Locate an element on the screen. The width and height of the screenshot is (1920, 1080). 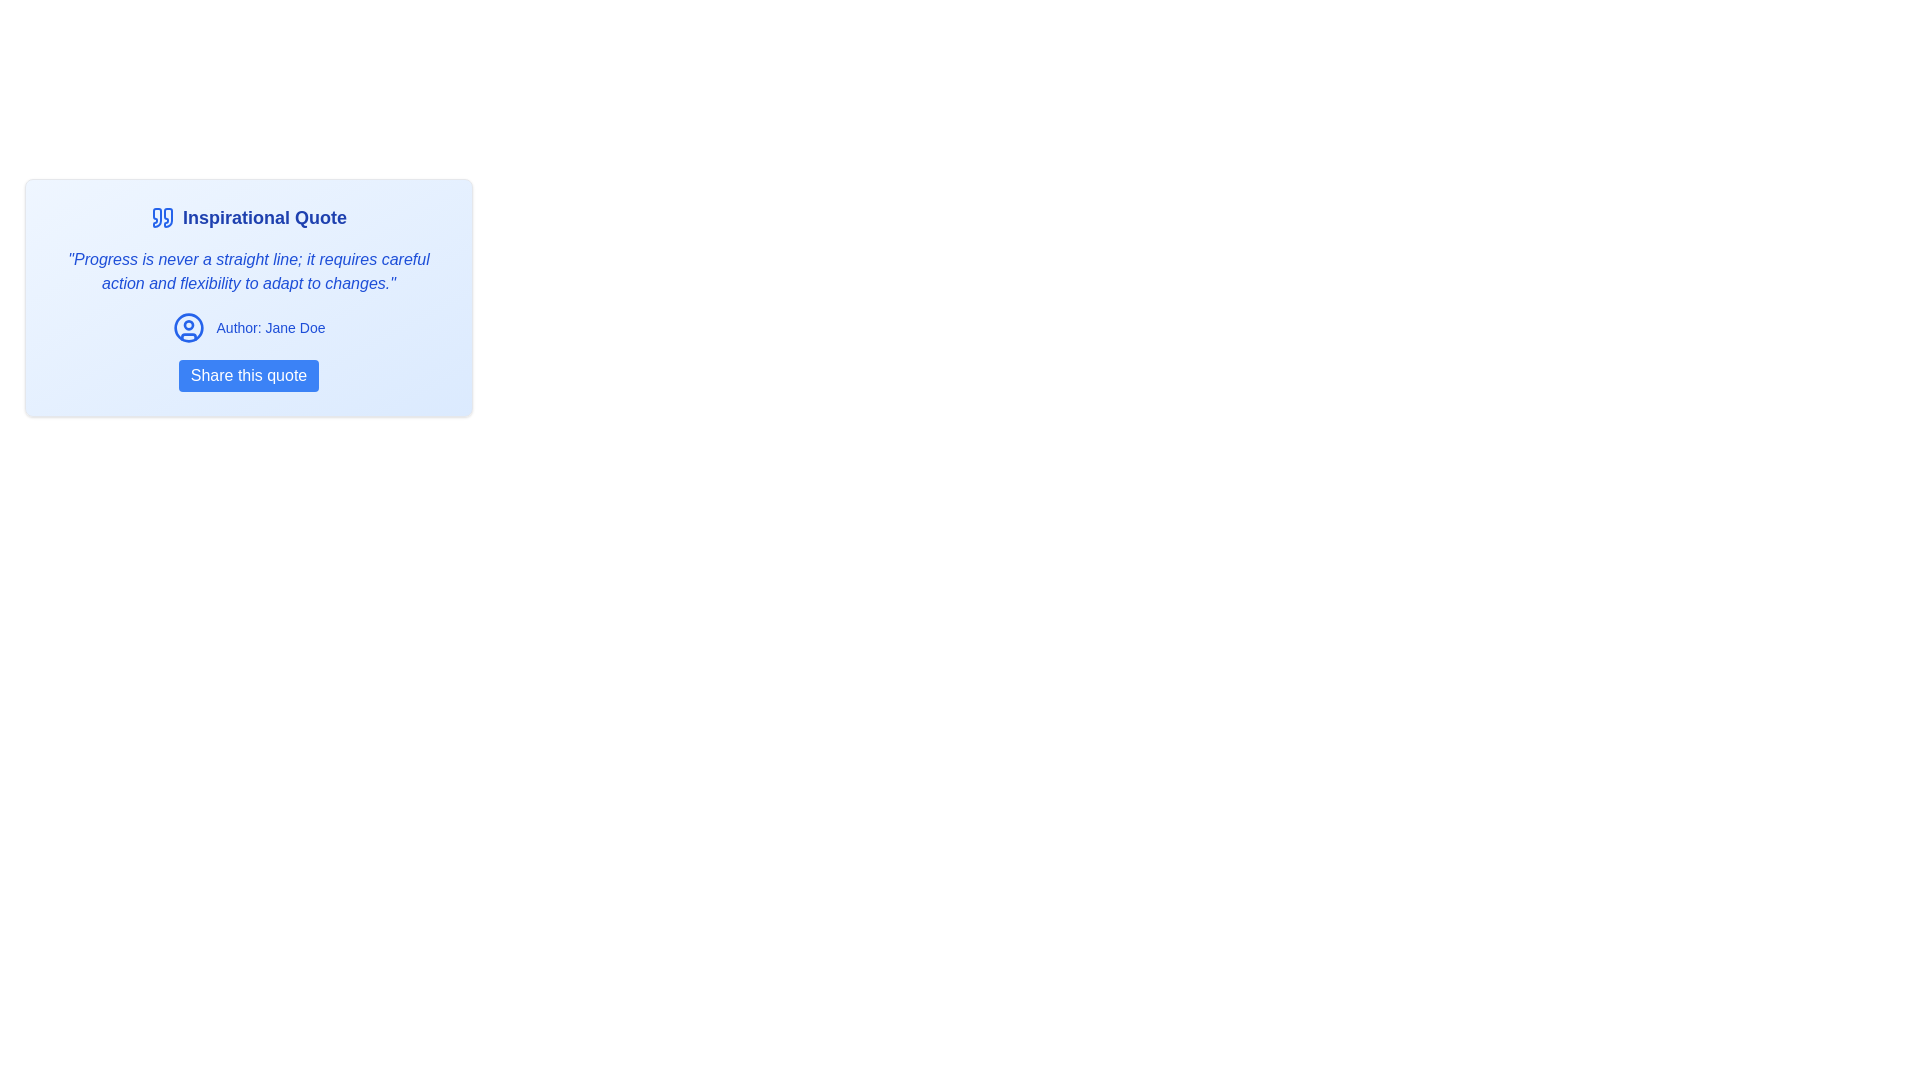
blue quotation mark graphic icon located to the left of the 'Inspirational Quote' heading using developer tools is located at coordinates (156, 218).